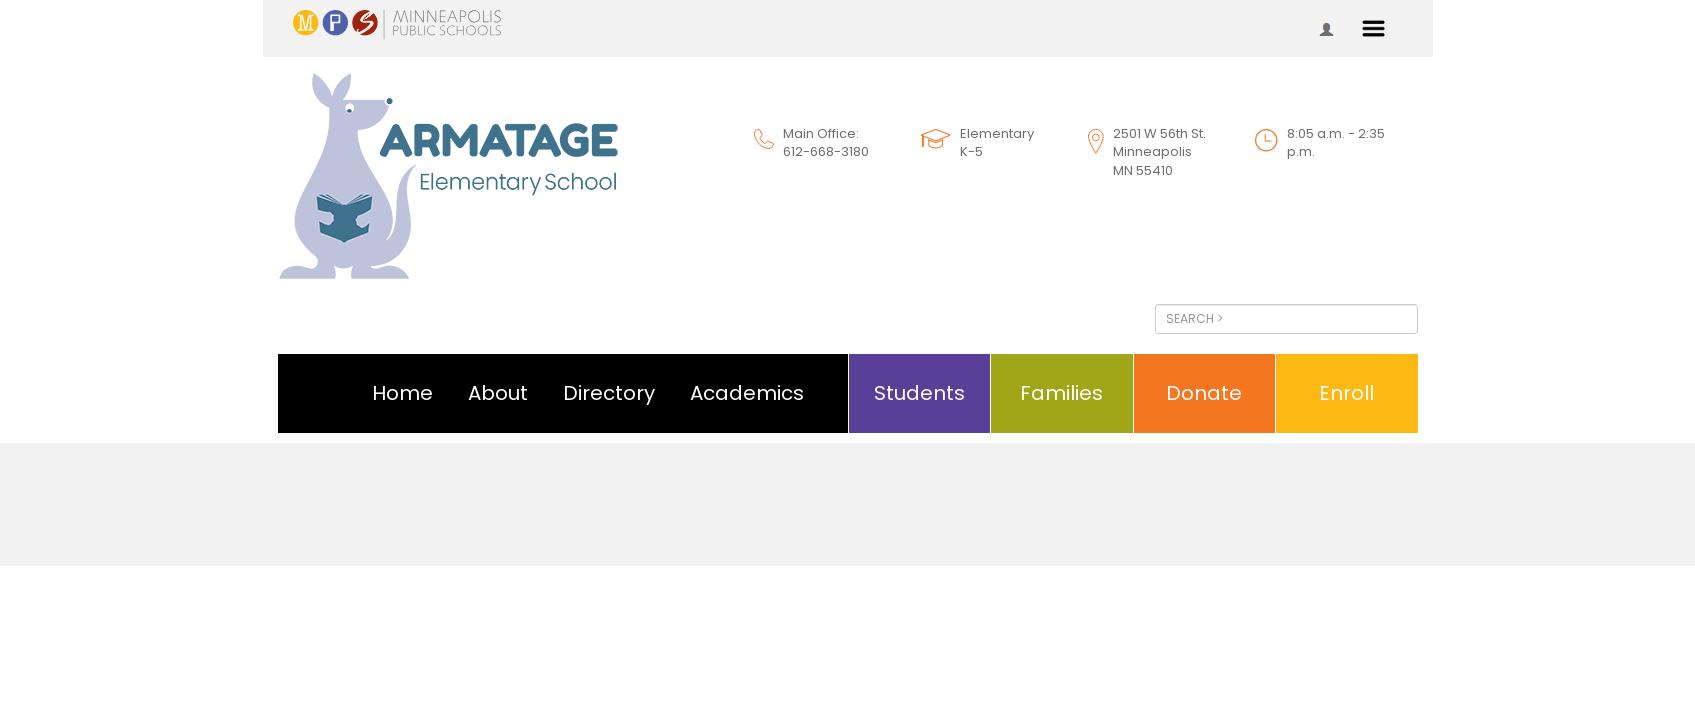  I want to click on '8:05 a.m. - 2:35 p.m.', so click(1334, 140).